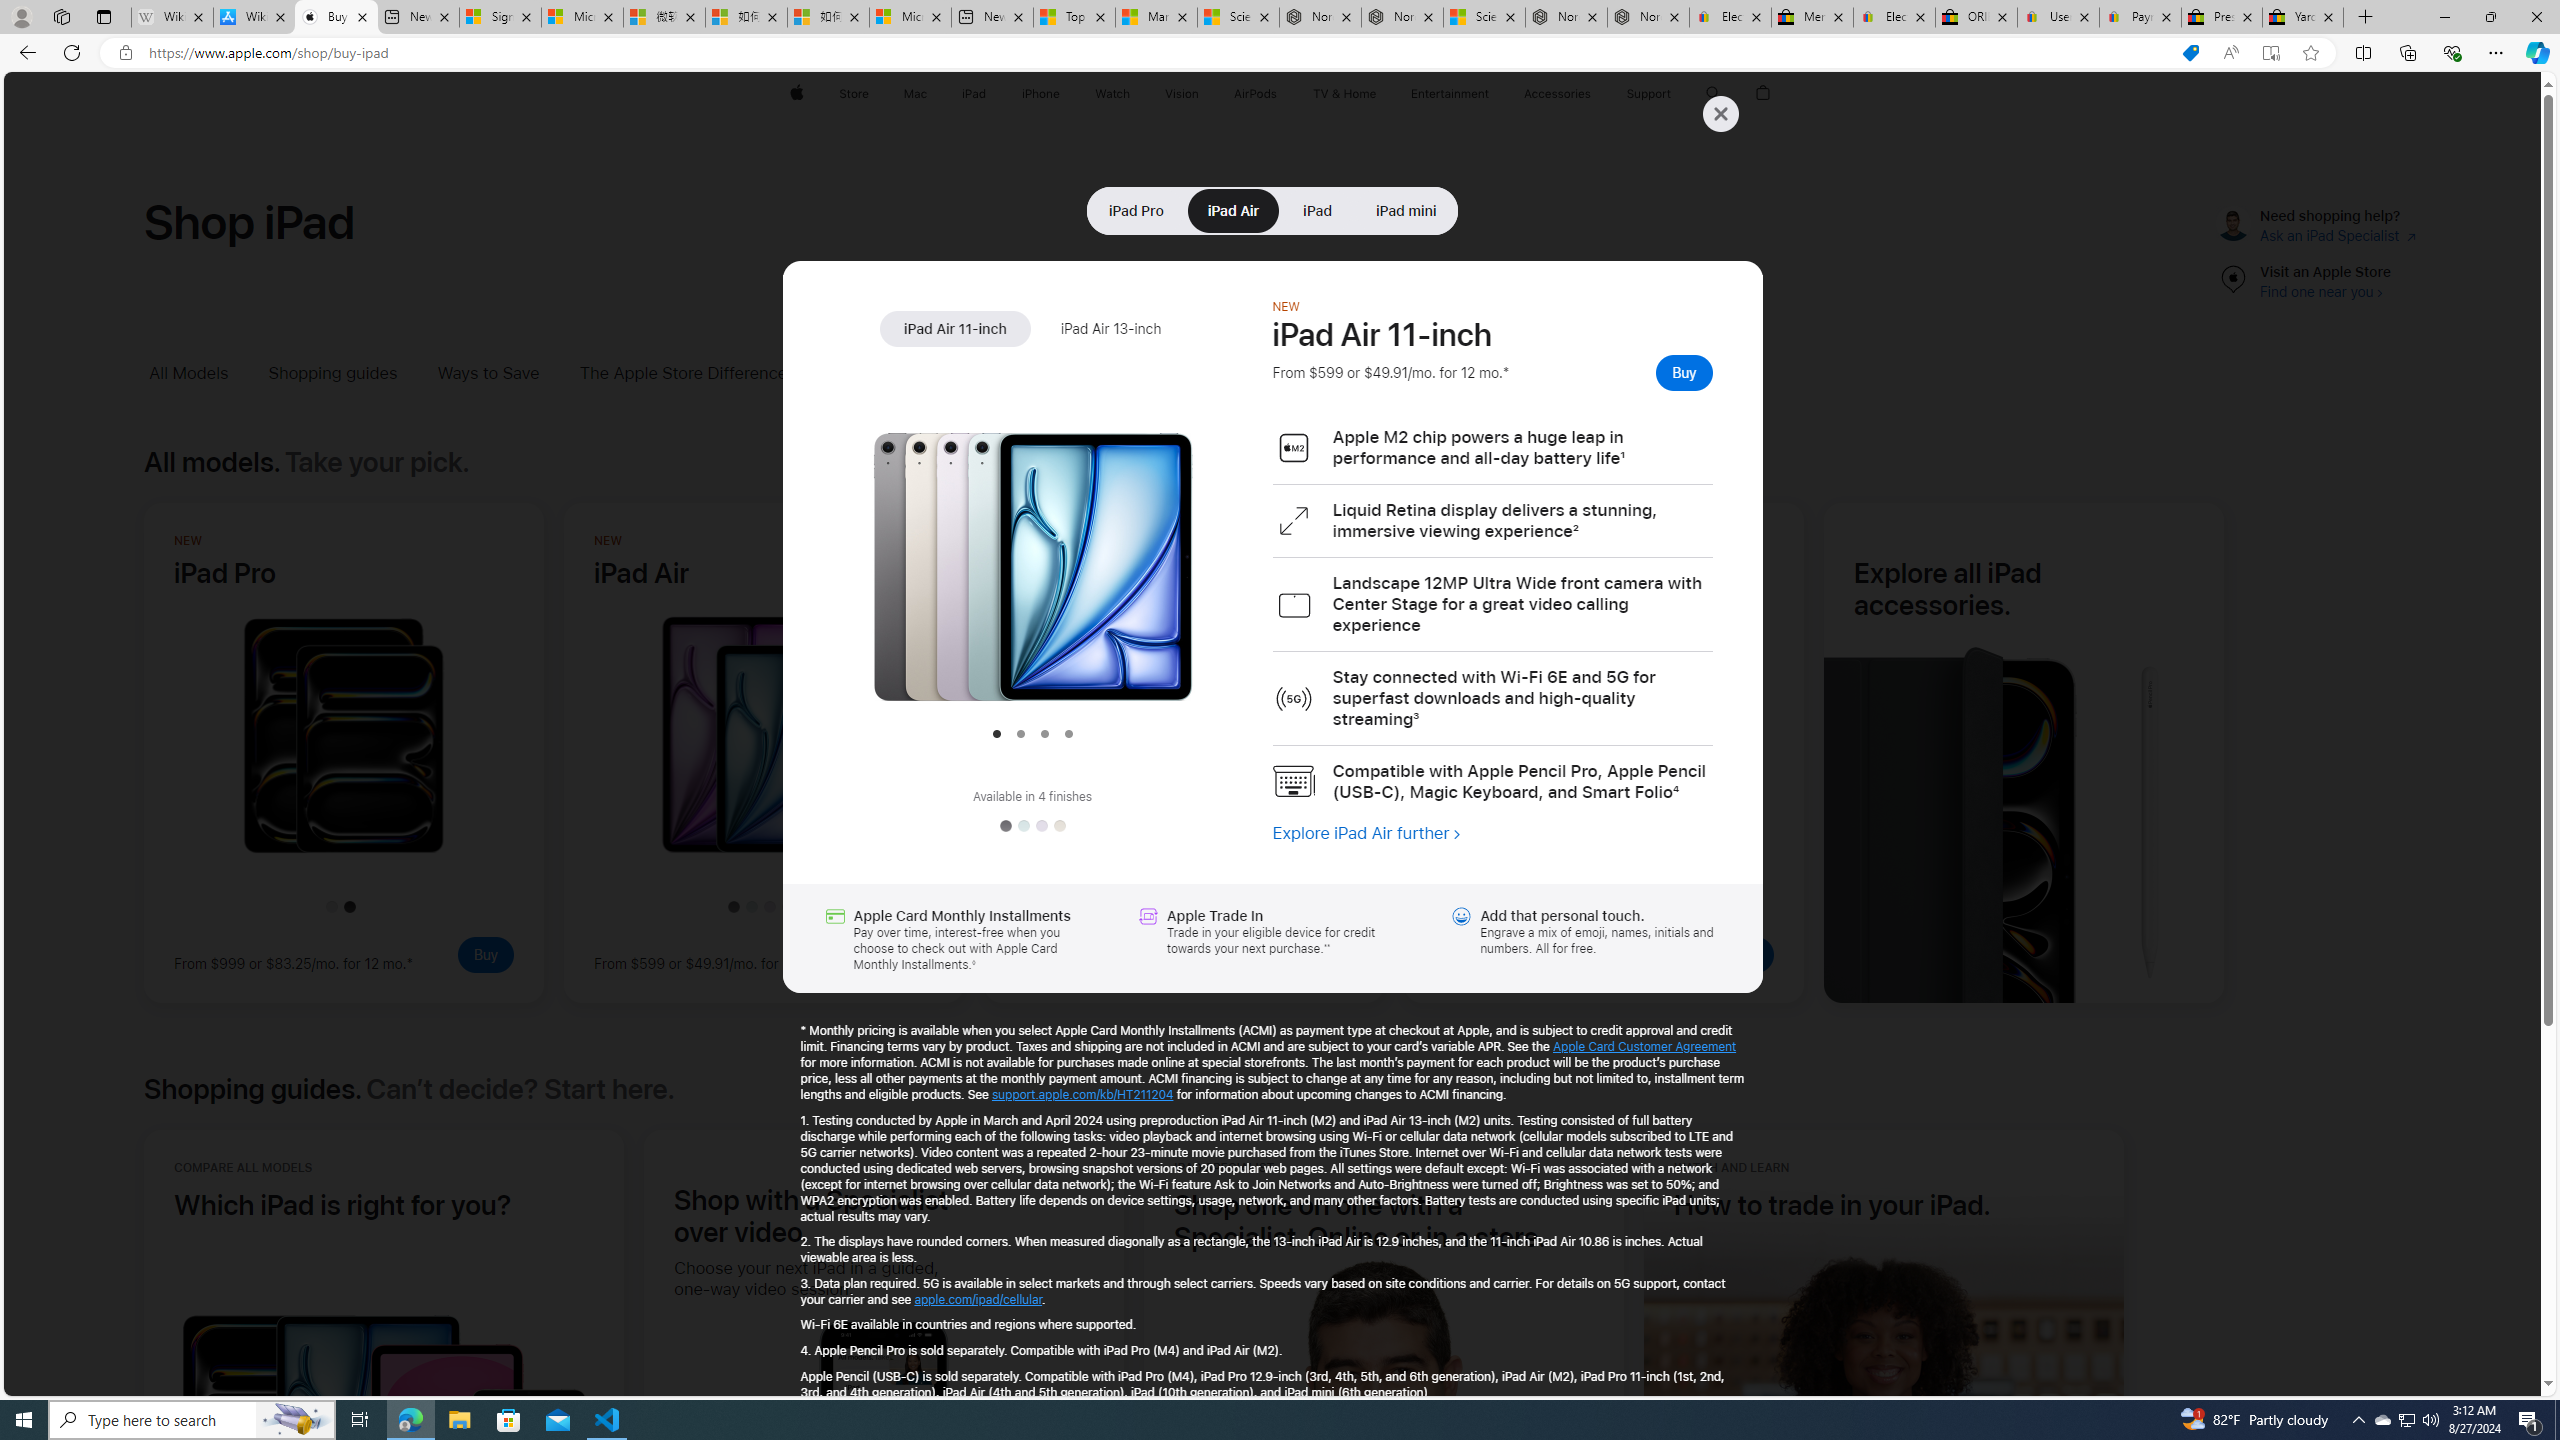 This screenshot has width=2560, height=1440. Describe the element at coordinates (1022, 826) in the screenshot. I see `'Blue'` at that location.